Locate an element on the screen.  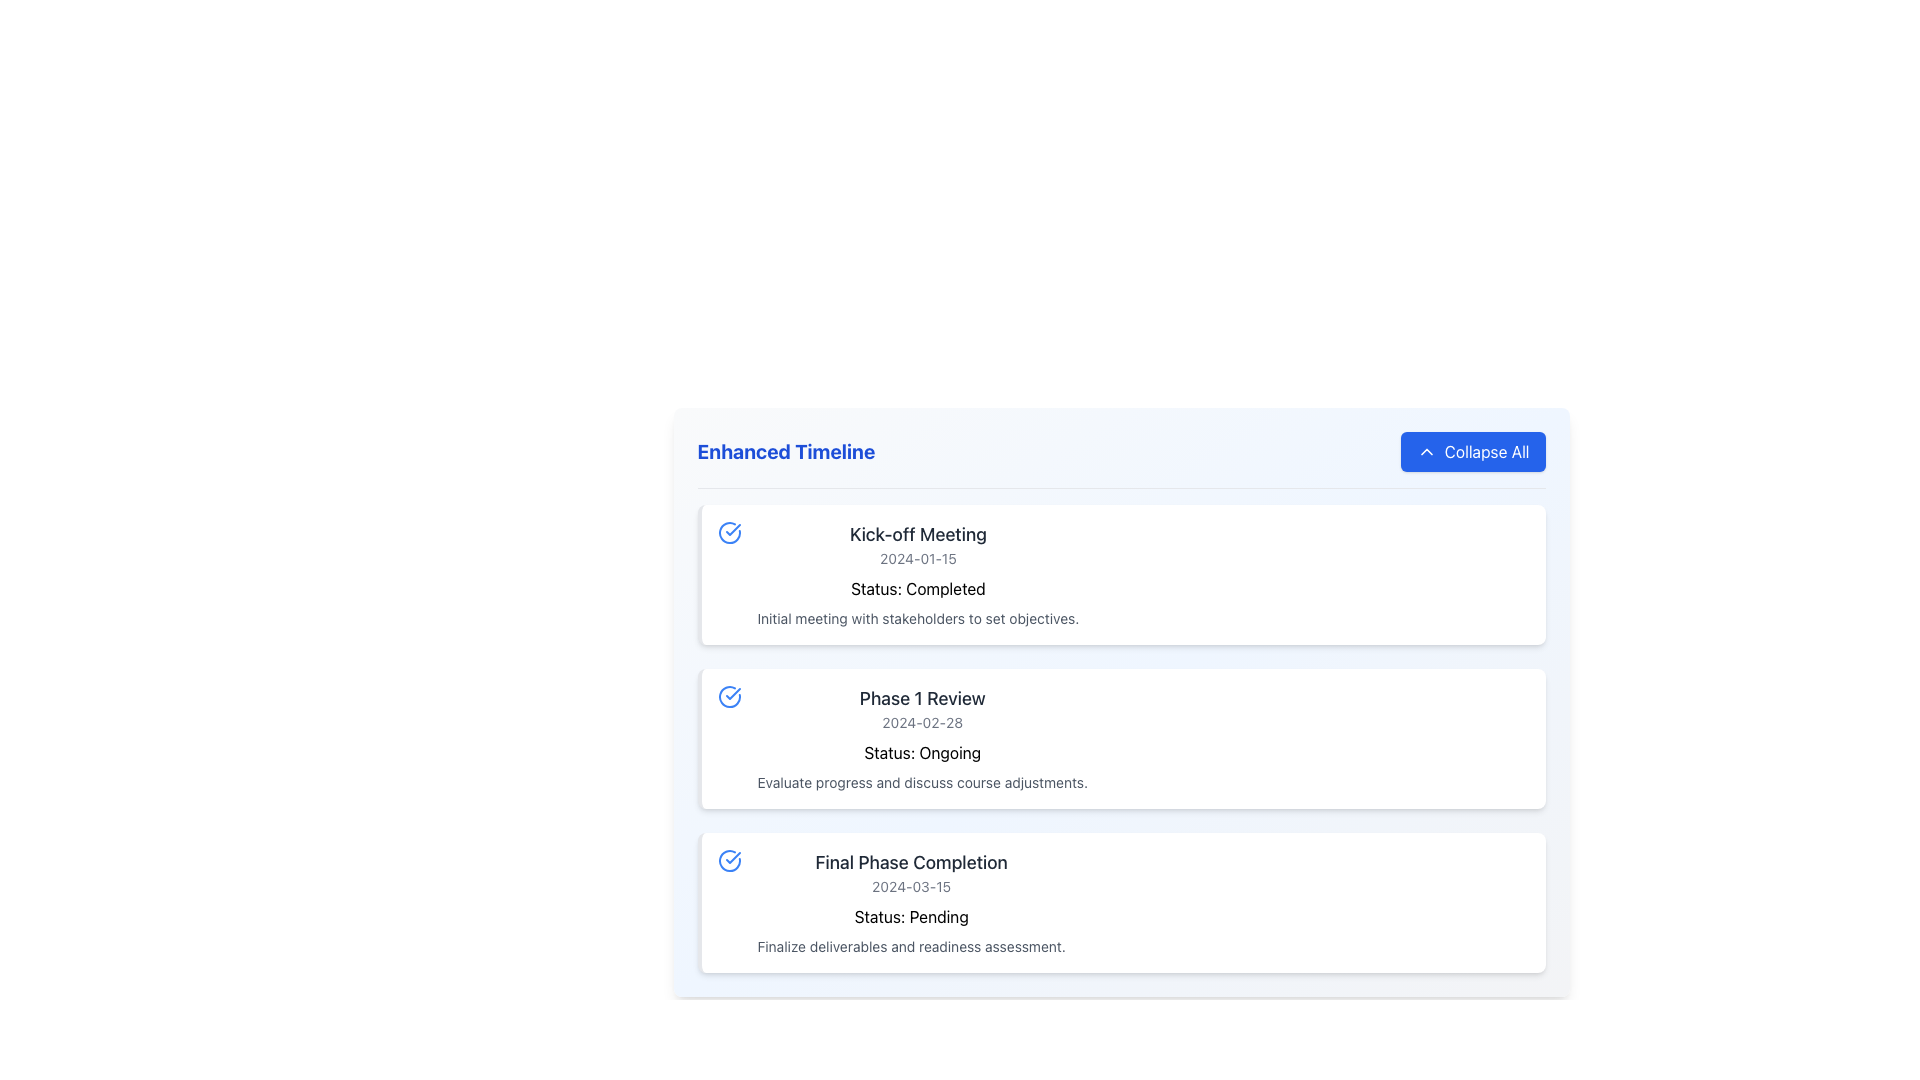
the text displaying '2024-03-15' within the 'Final Phase Completion' informational card, which is located beneath the title and above the 'Status: Pending' text is located at coordinates (910, 886).